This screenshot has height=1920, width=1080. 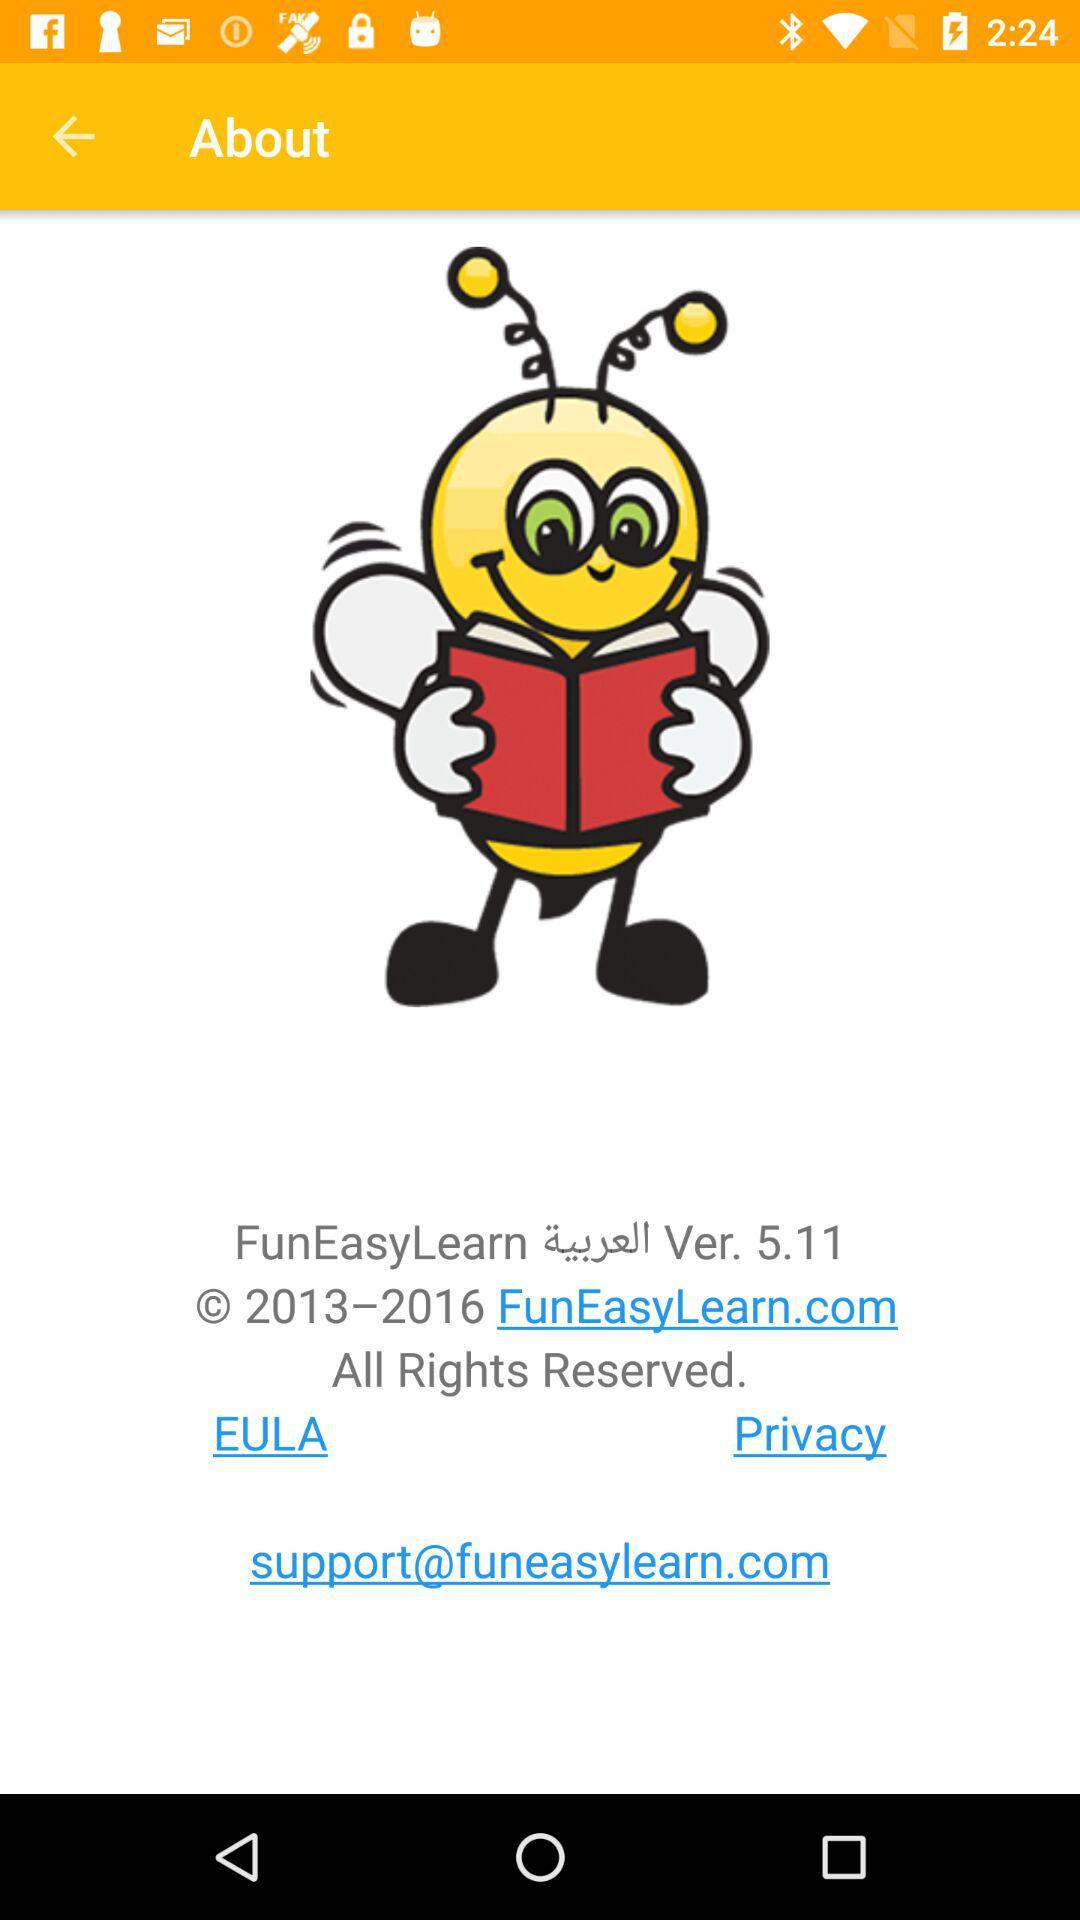 What do you see at coordinates (270, 1431) in the screenshot?
I see `the icon below the all rights reserved. icon` at bounding box center [270, 1431].